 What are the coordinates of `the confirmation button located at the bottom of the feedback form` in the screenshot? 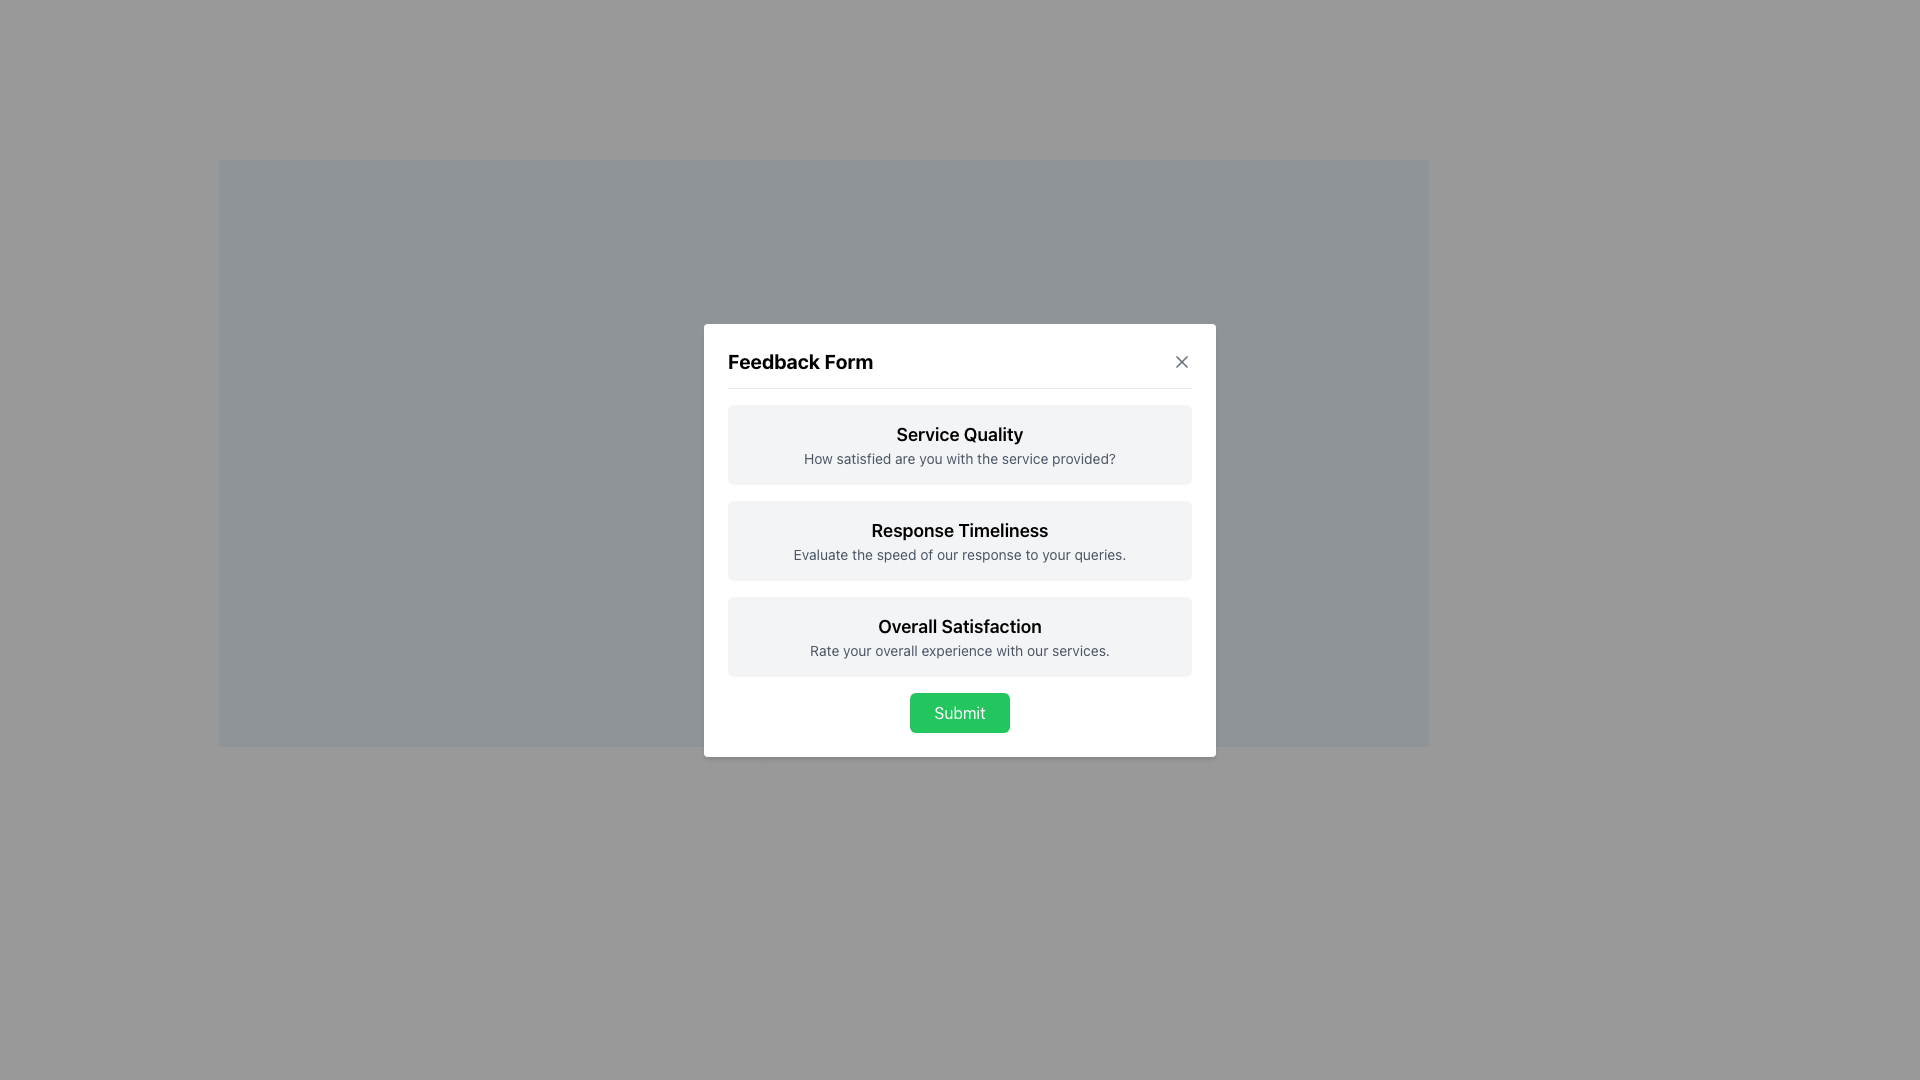 It's located at (960, 711).